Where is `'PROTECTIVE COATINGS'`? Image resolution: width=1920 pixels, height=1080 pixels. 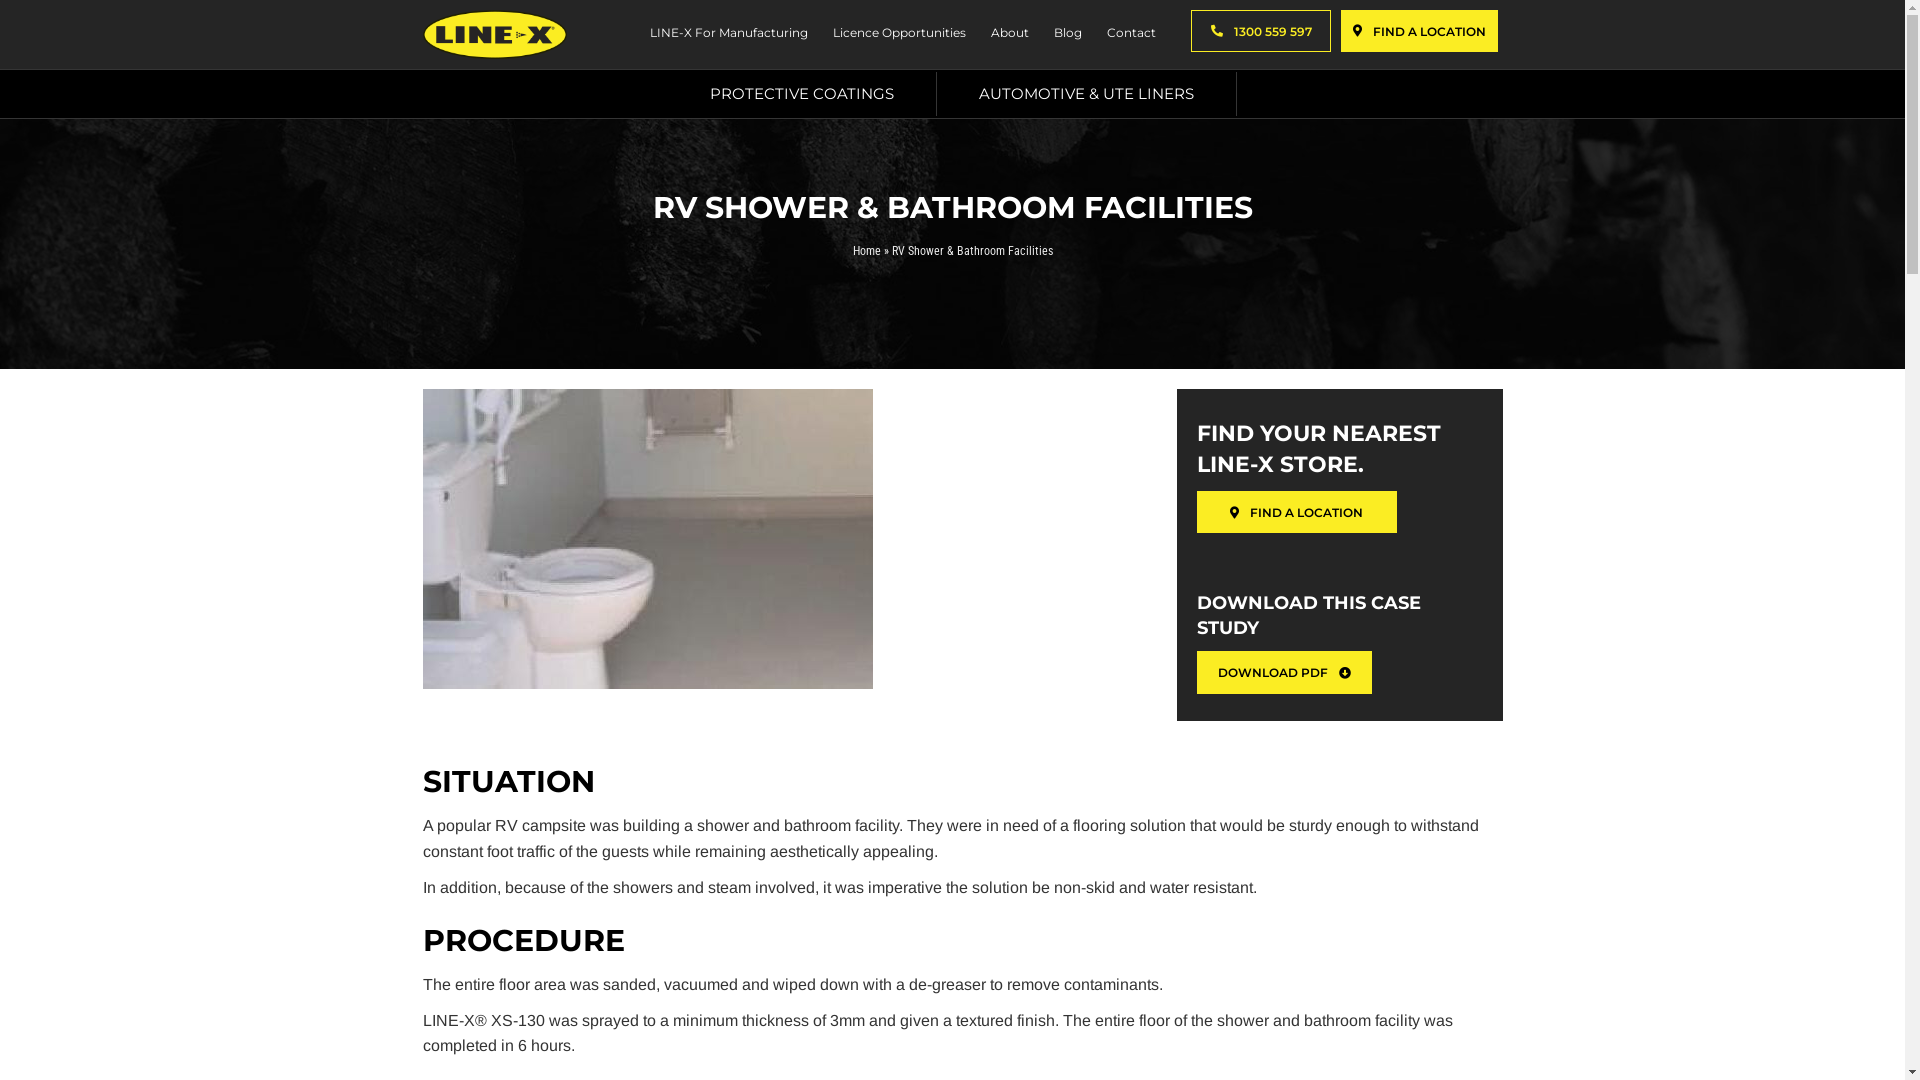 'PROTECTIVE COATINGS' is located at coordinates (667, 93).